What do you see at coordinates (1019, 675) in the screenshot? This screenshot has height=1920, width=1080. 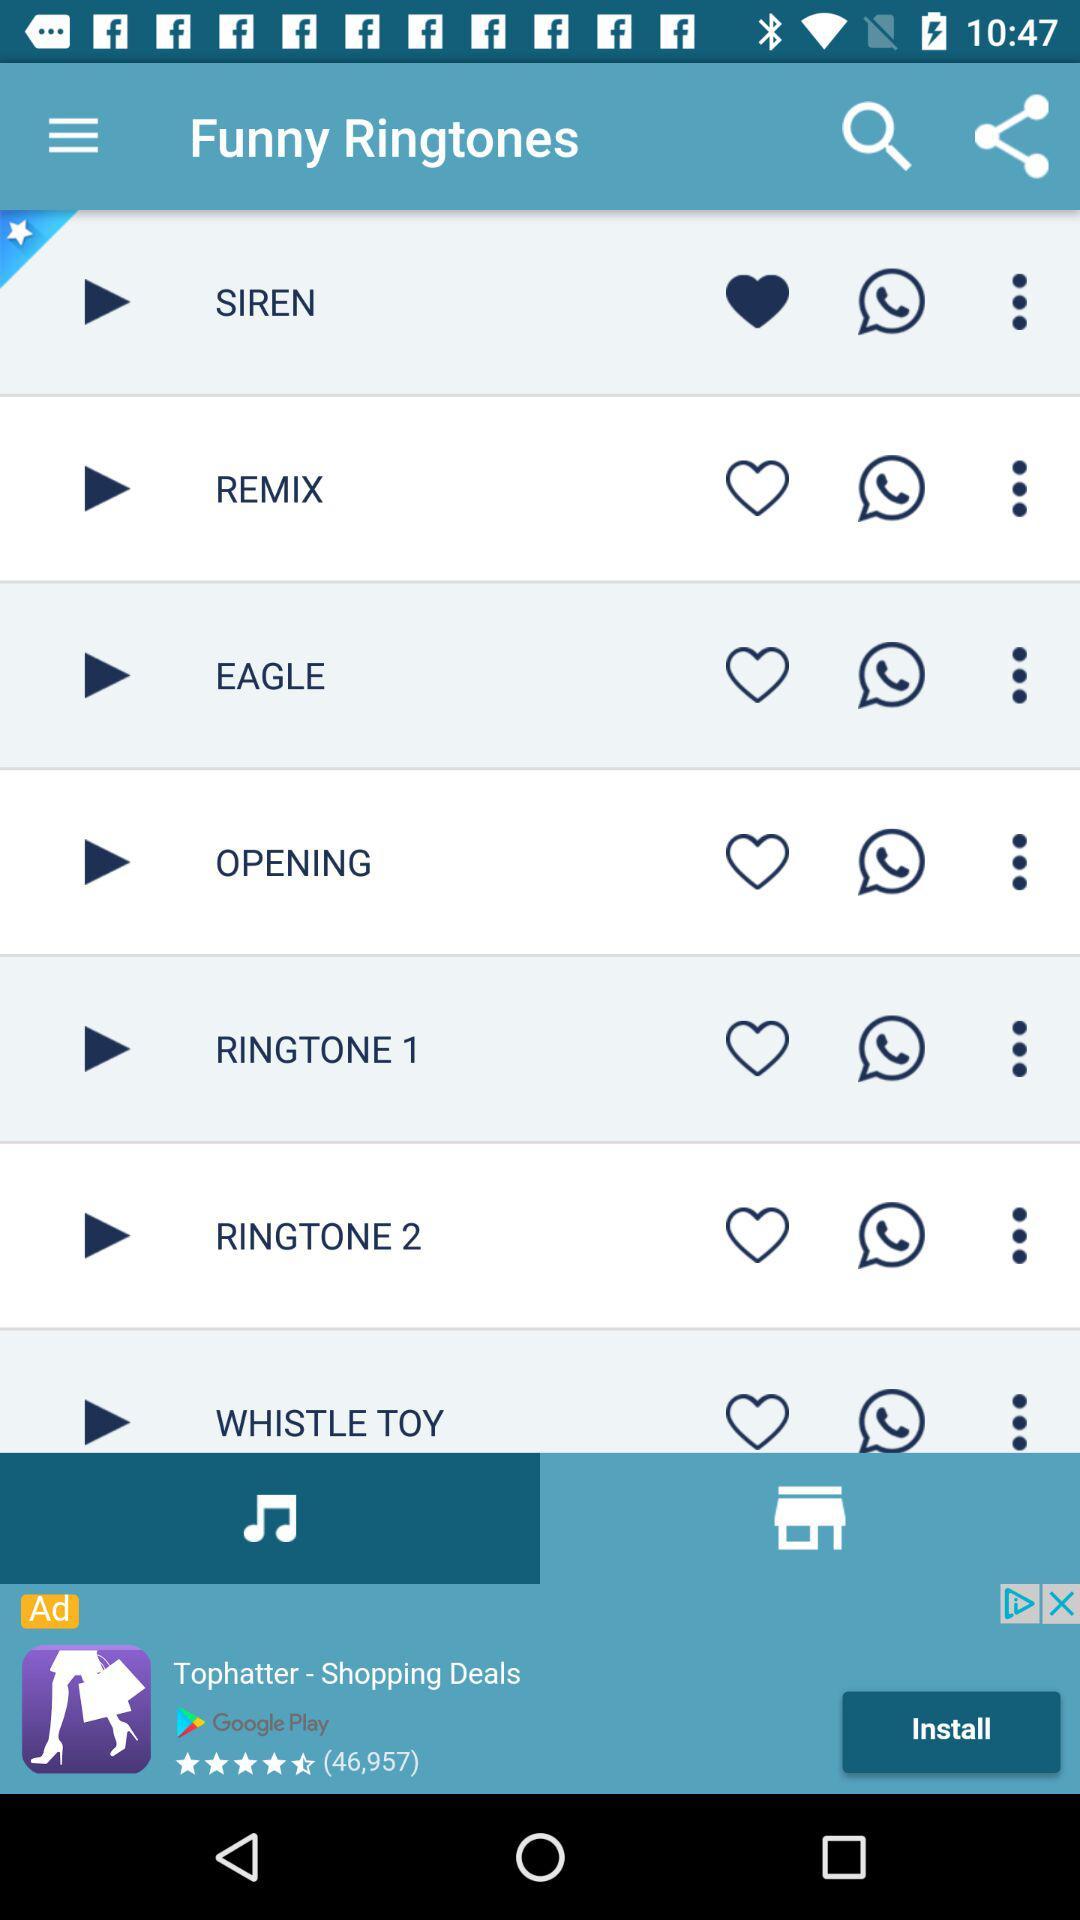 I see `menu` at bounding box center [1019, 675].